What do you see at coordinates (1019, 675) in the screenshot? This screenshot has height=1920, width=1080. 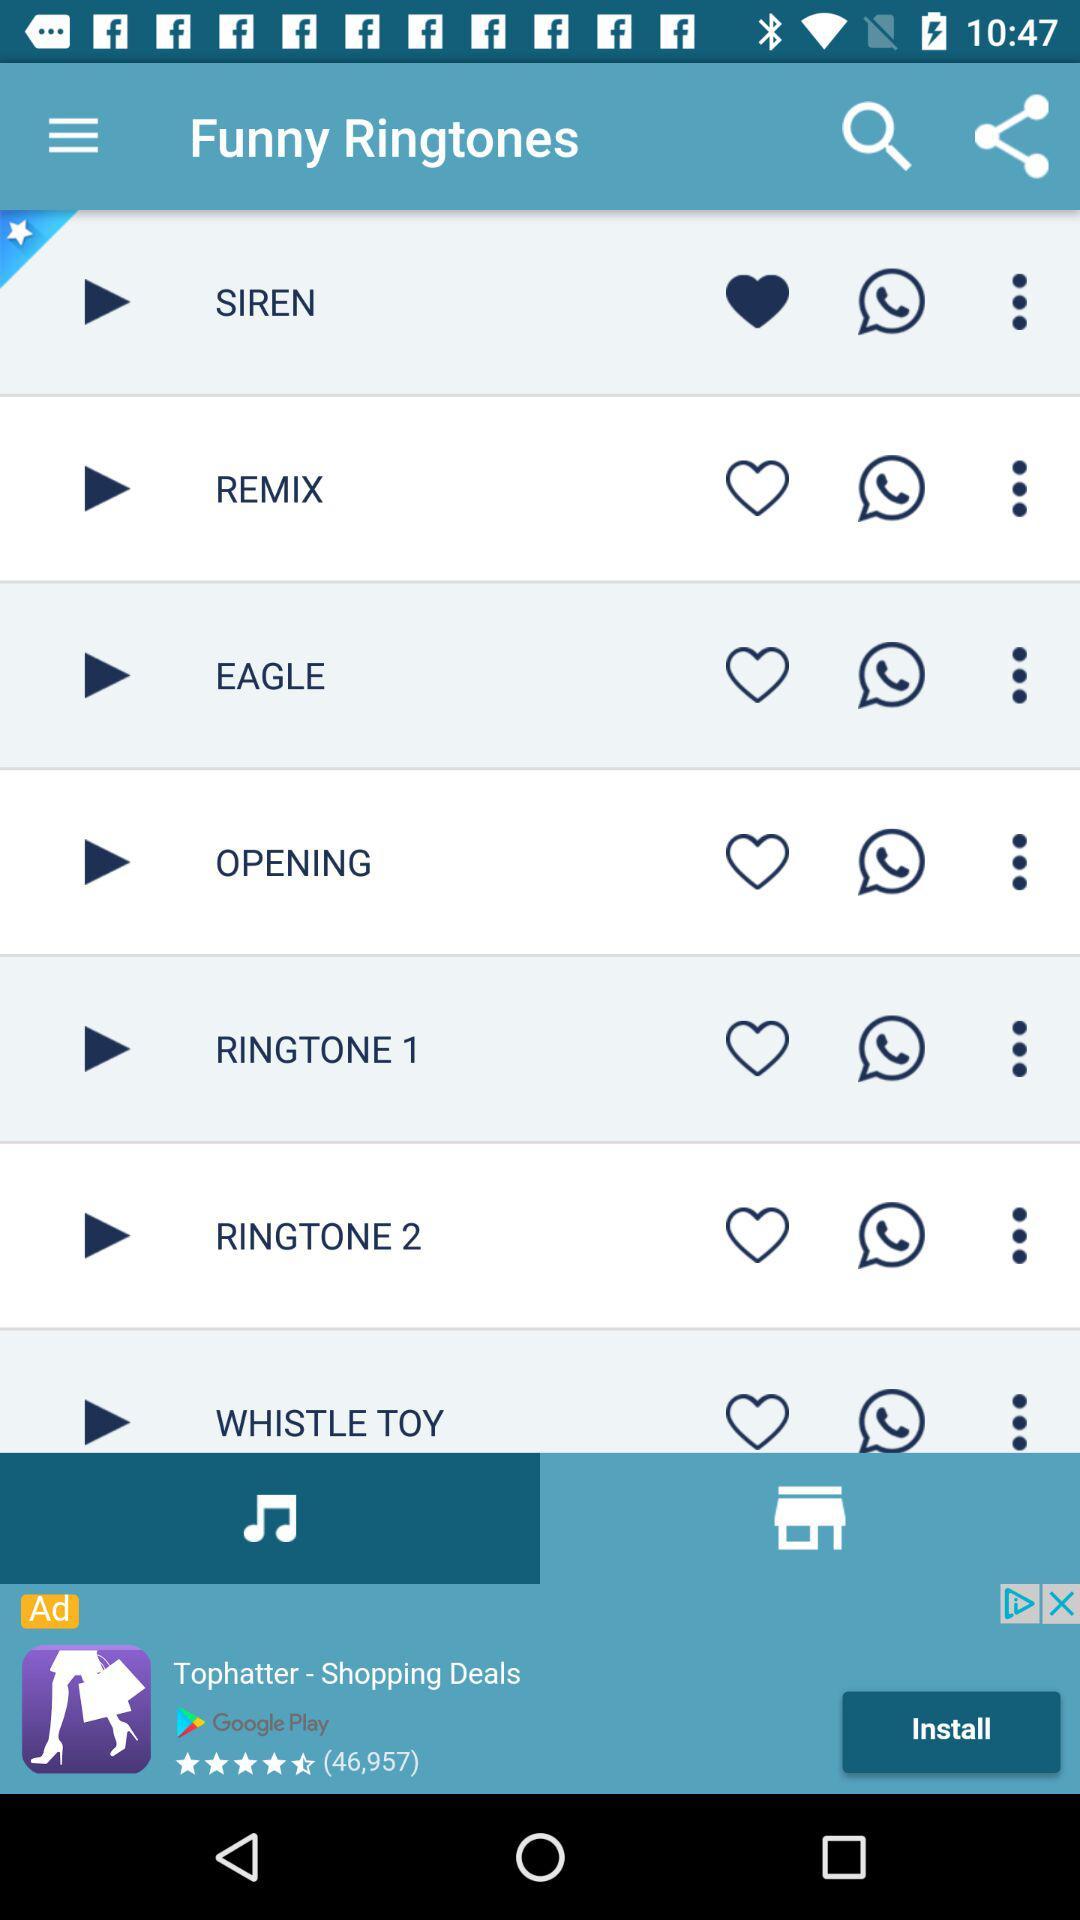 I see `menu` at bounding box center [1019, 675].